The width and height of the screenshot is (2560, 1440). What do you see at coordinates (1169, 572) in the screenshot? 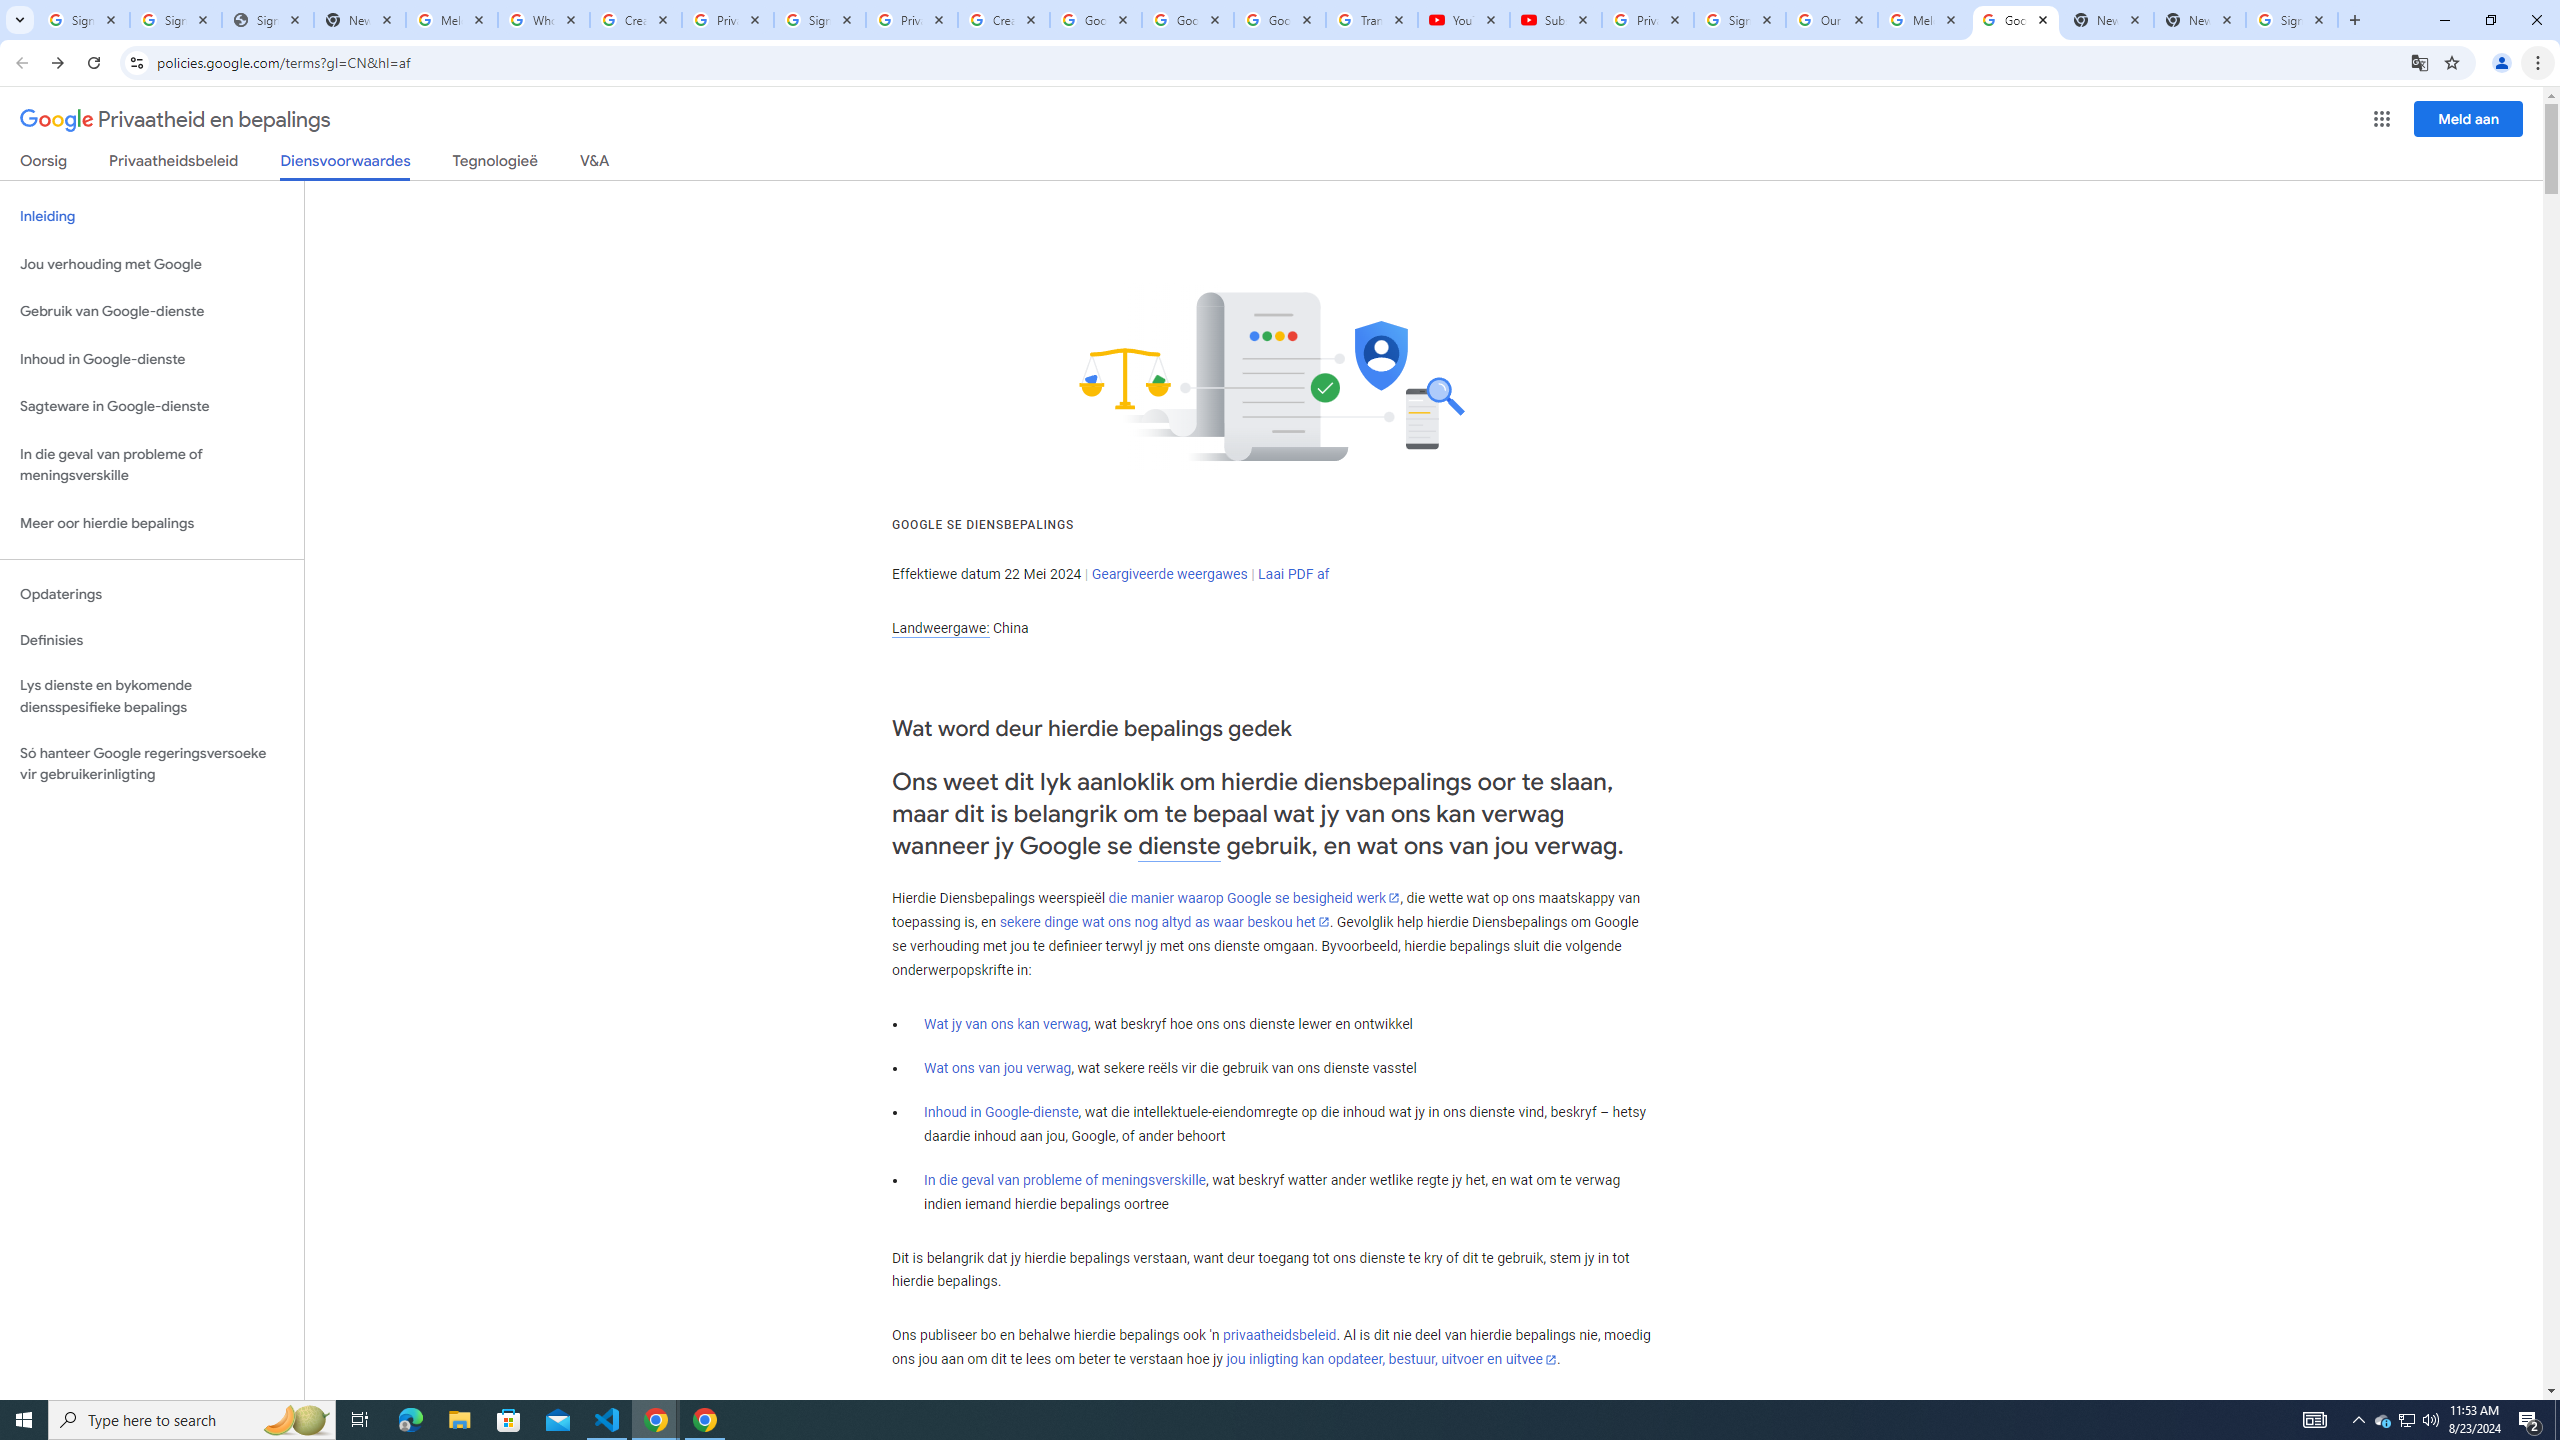
I see `'Geargiveerde weergawes'` at bounding box center [1169, 572].